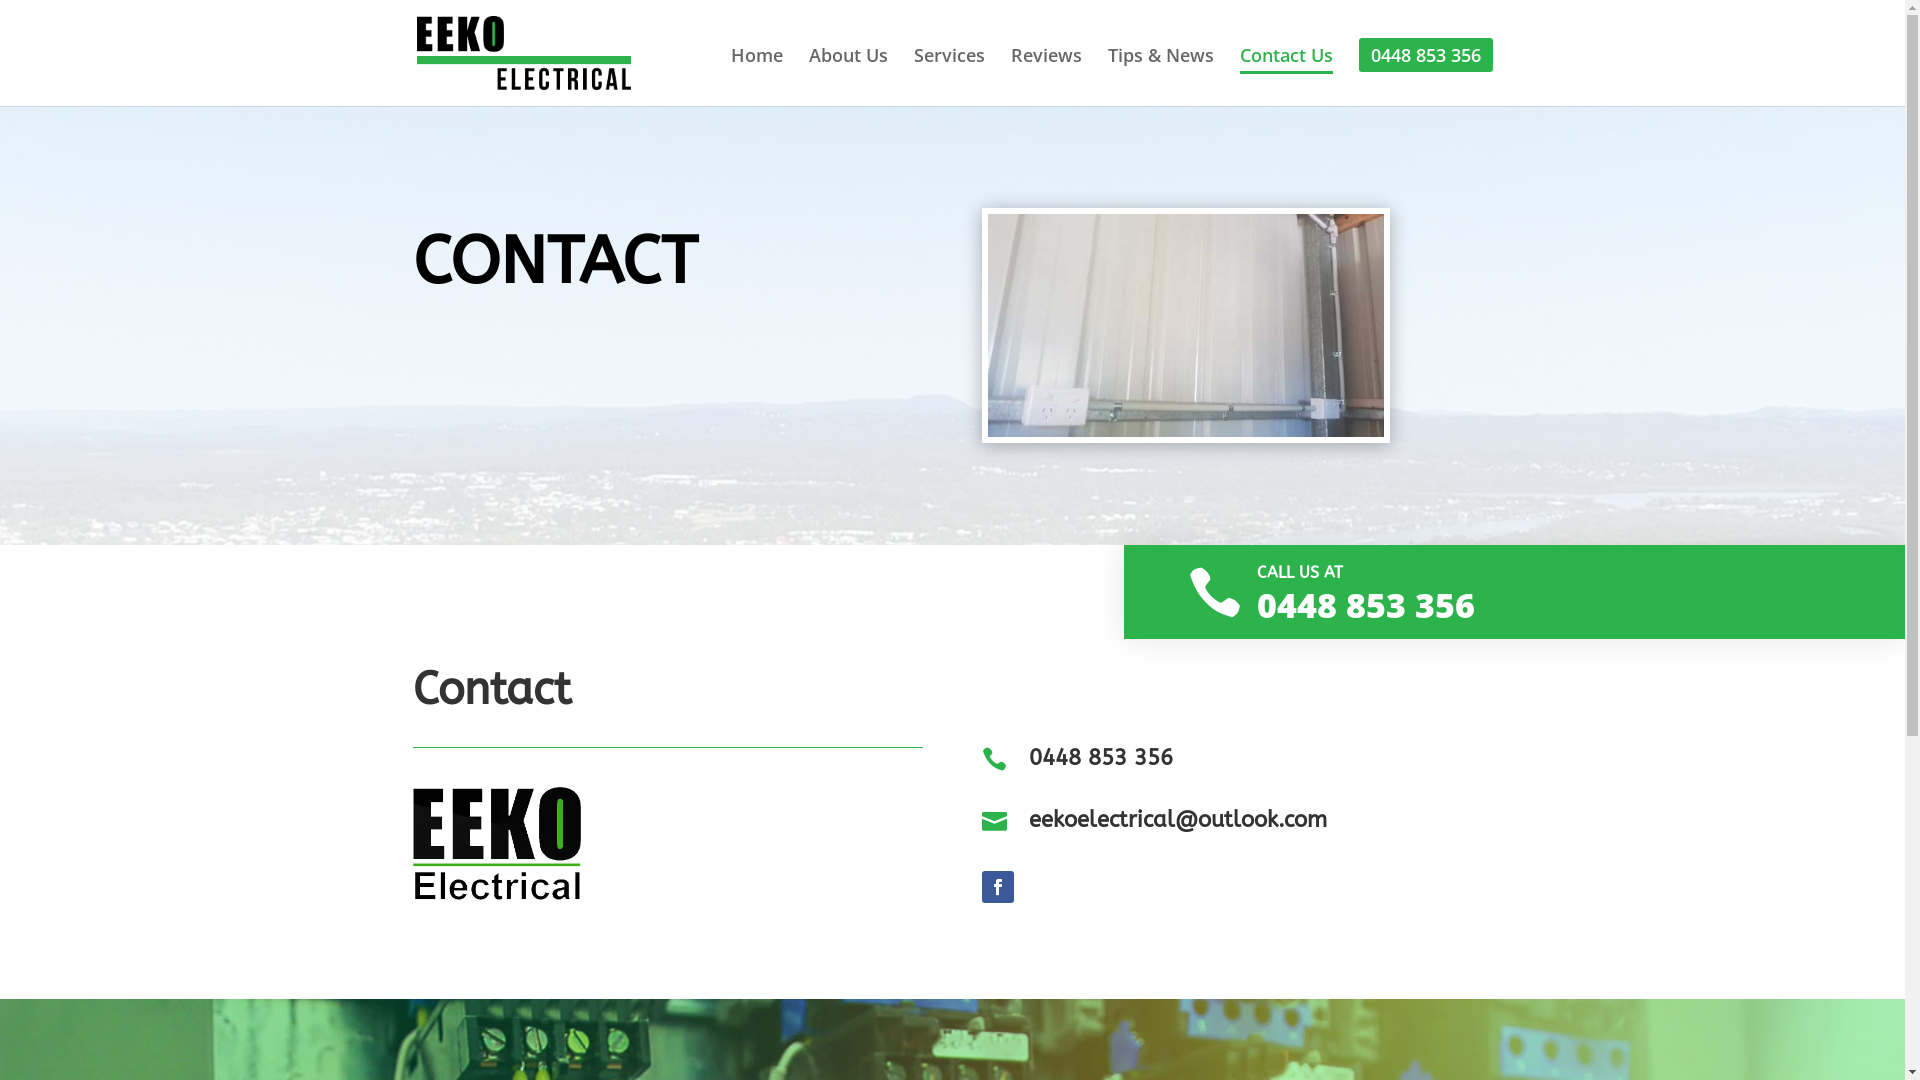 This screenshot has width=1920, height=1080. Describe the element at coordinates (1286, 72) in the screenshot. I see `'Contact Us'` at that location.